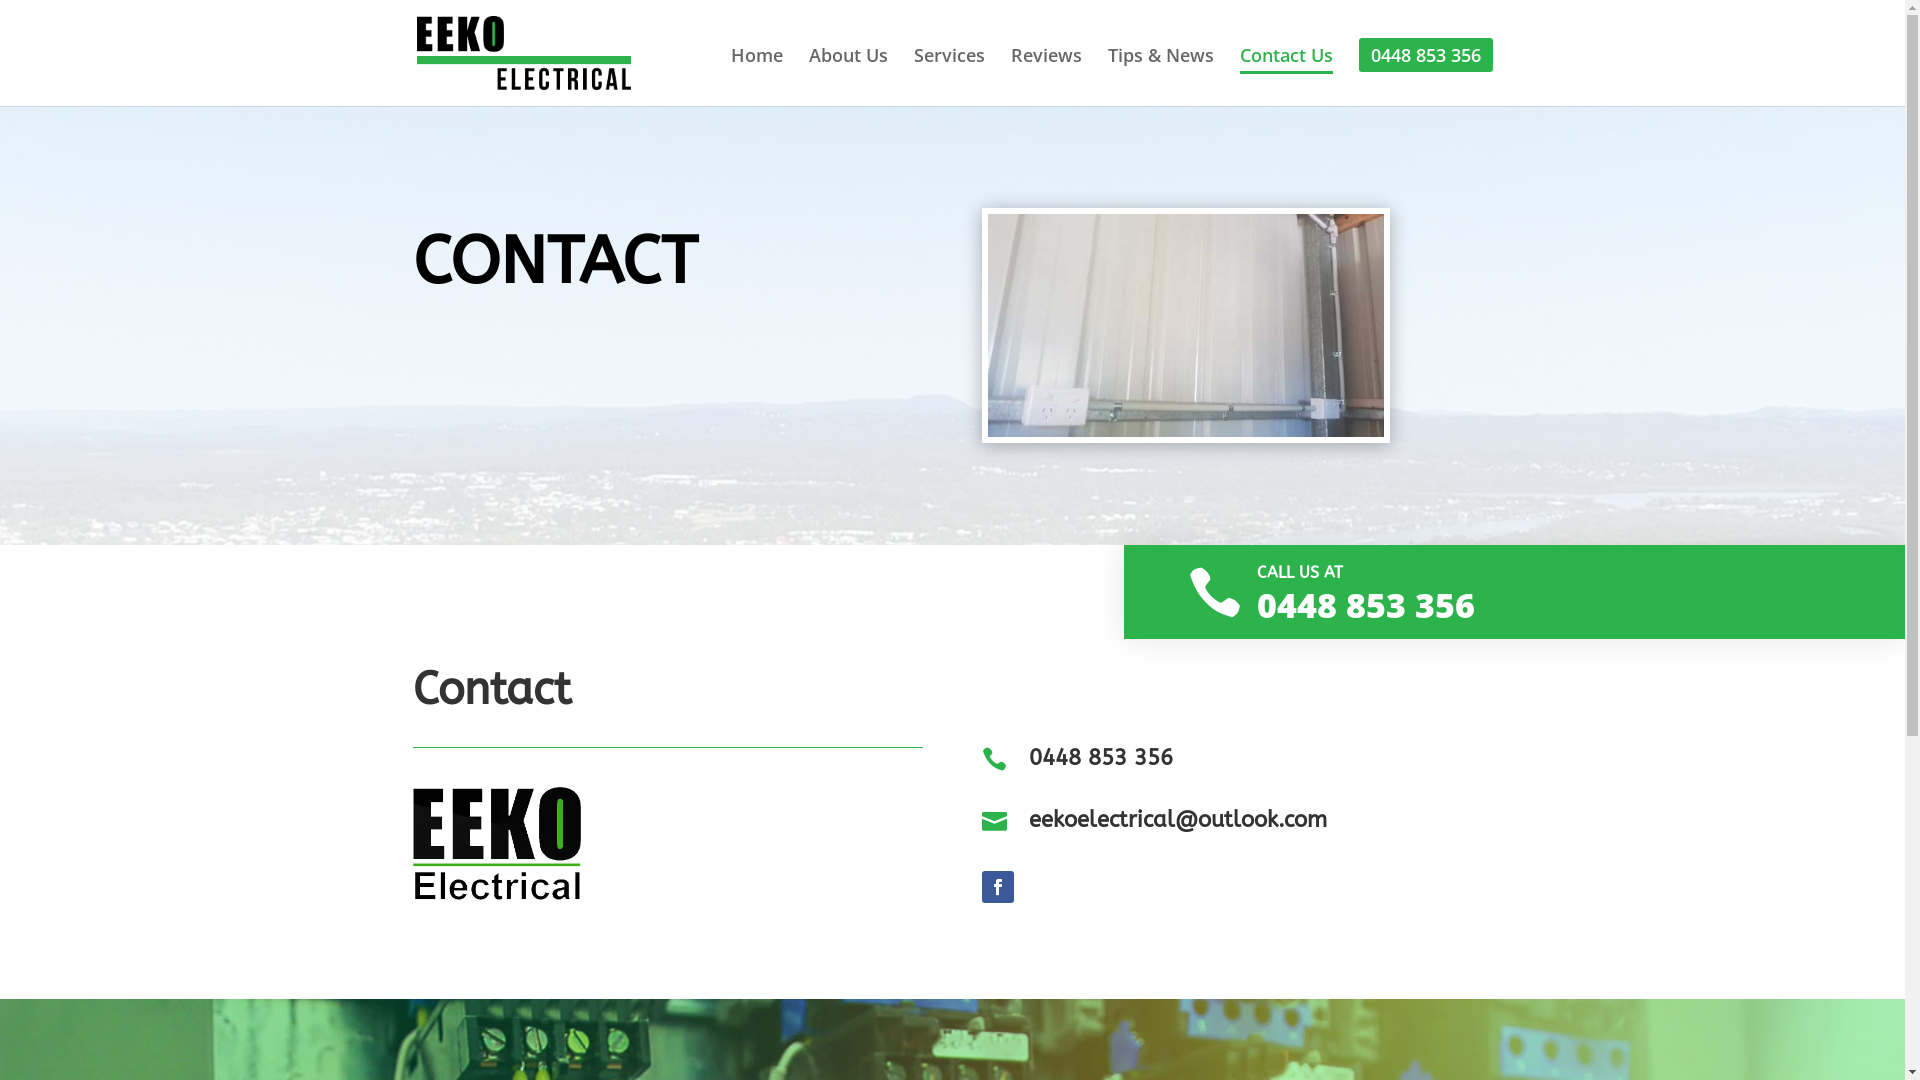 This screenshot has width=1920, height=1080. Describe the element at coordinates (1286, 72) in the screenshot. I see `'Contact Us'` at that location.